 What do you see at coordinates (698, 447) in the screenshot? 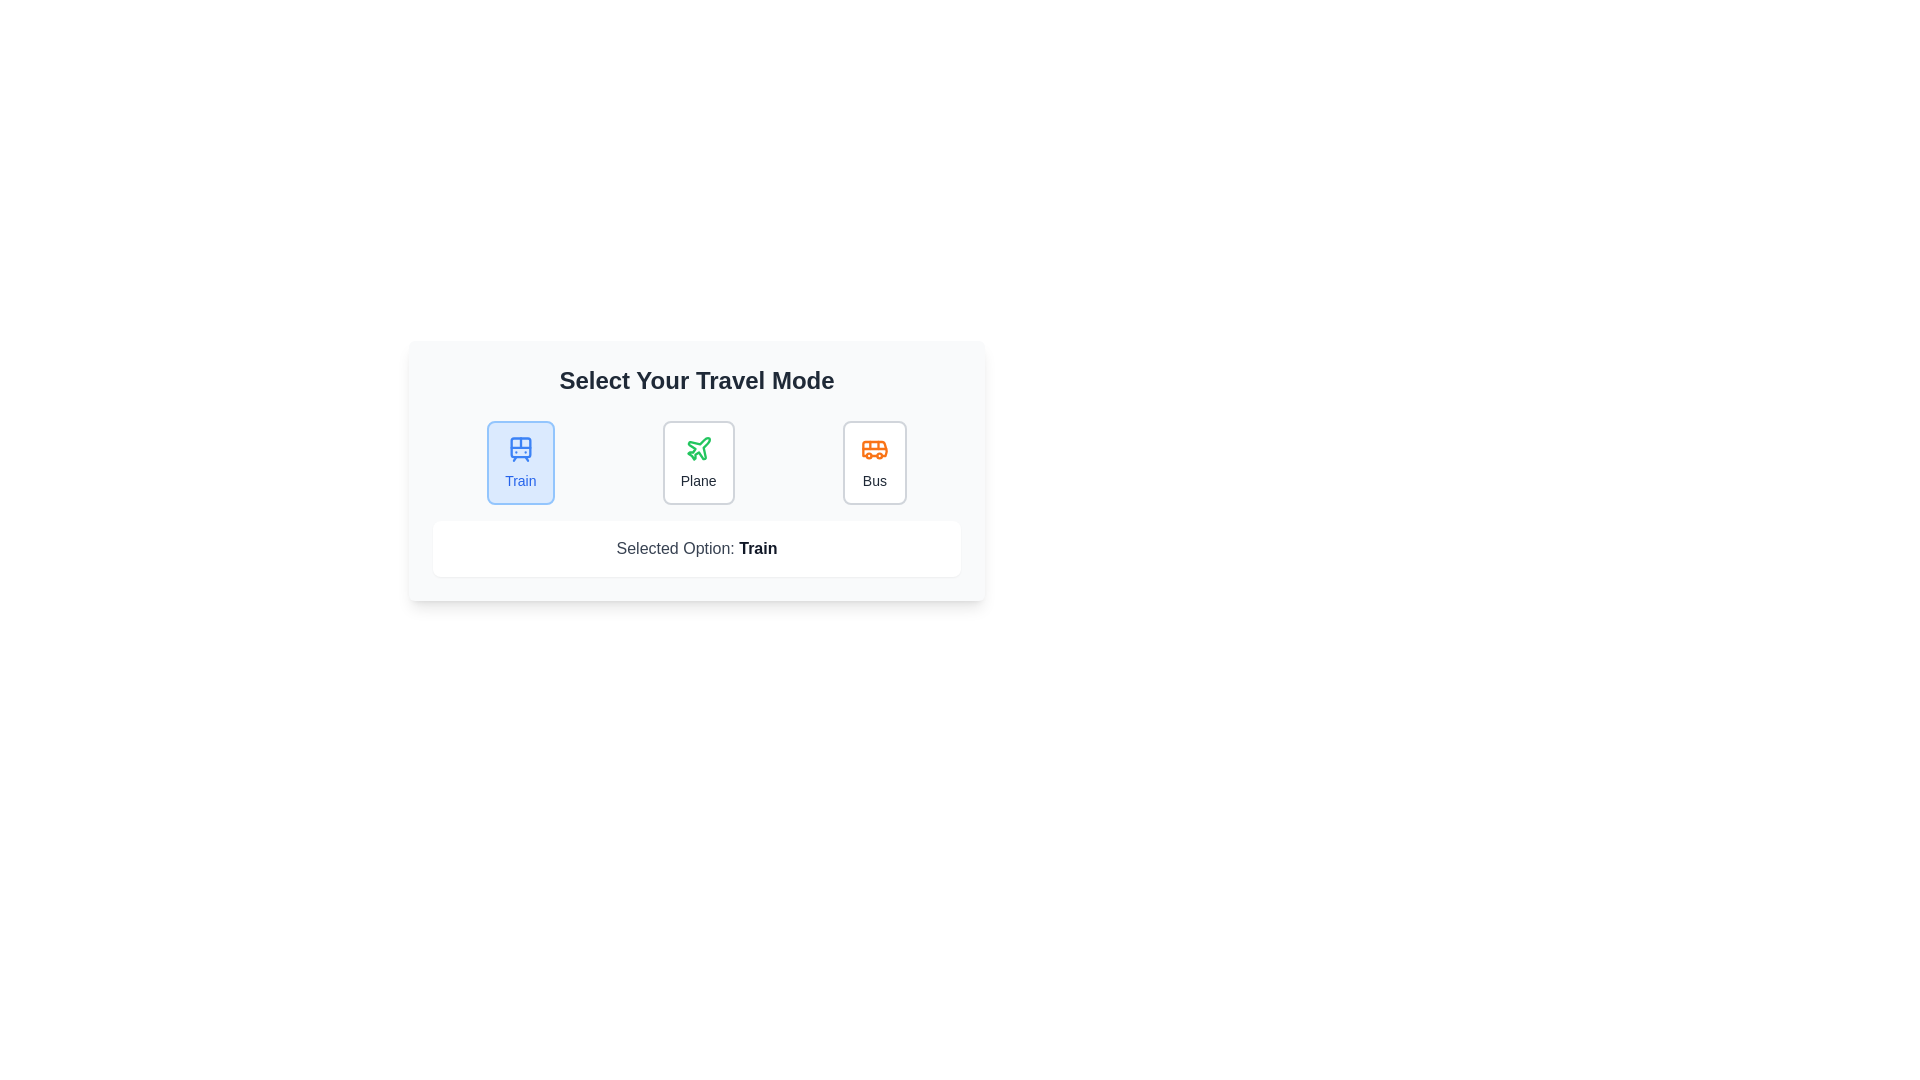
I see `the green-colored plane icon that represents the travel mode labeled 'Plane' in the 'Select Your Travel Mode' interface` at bounding box center [698, 447].